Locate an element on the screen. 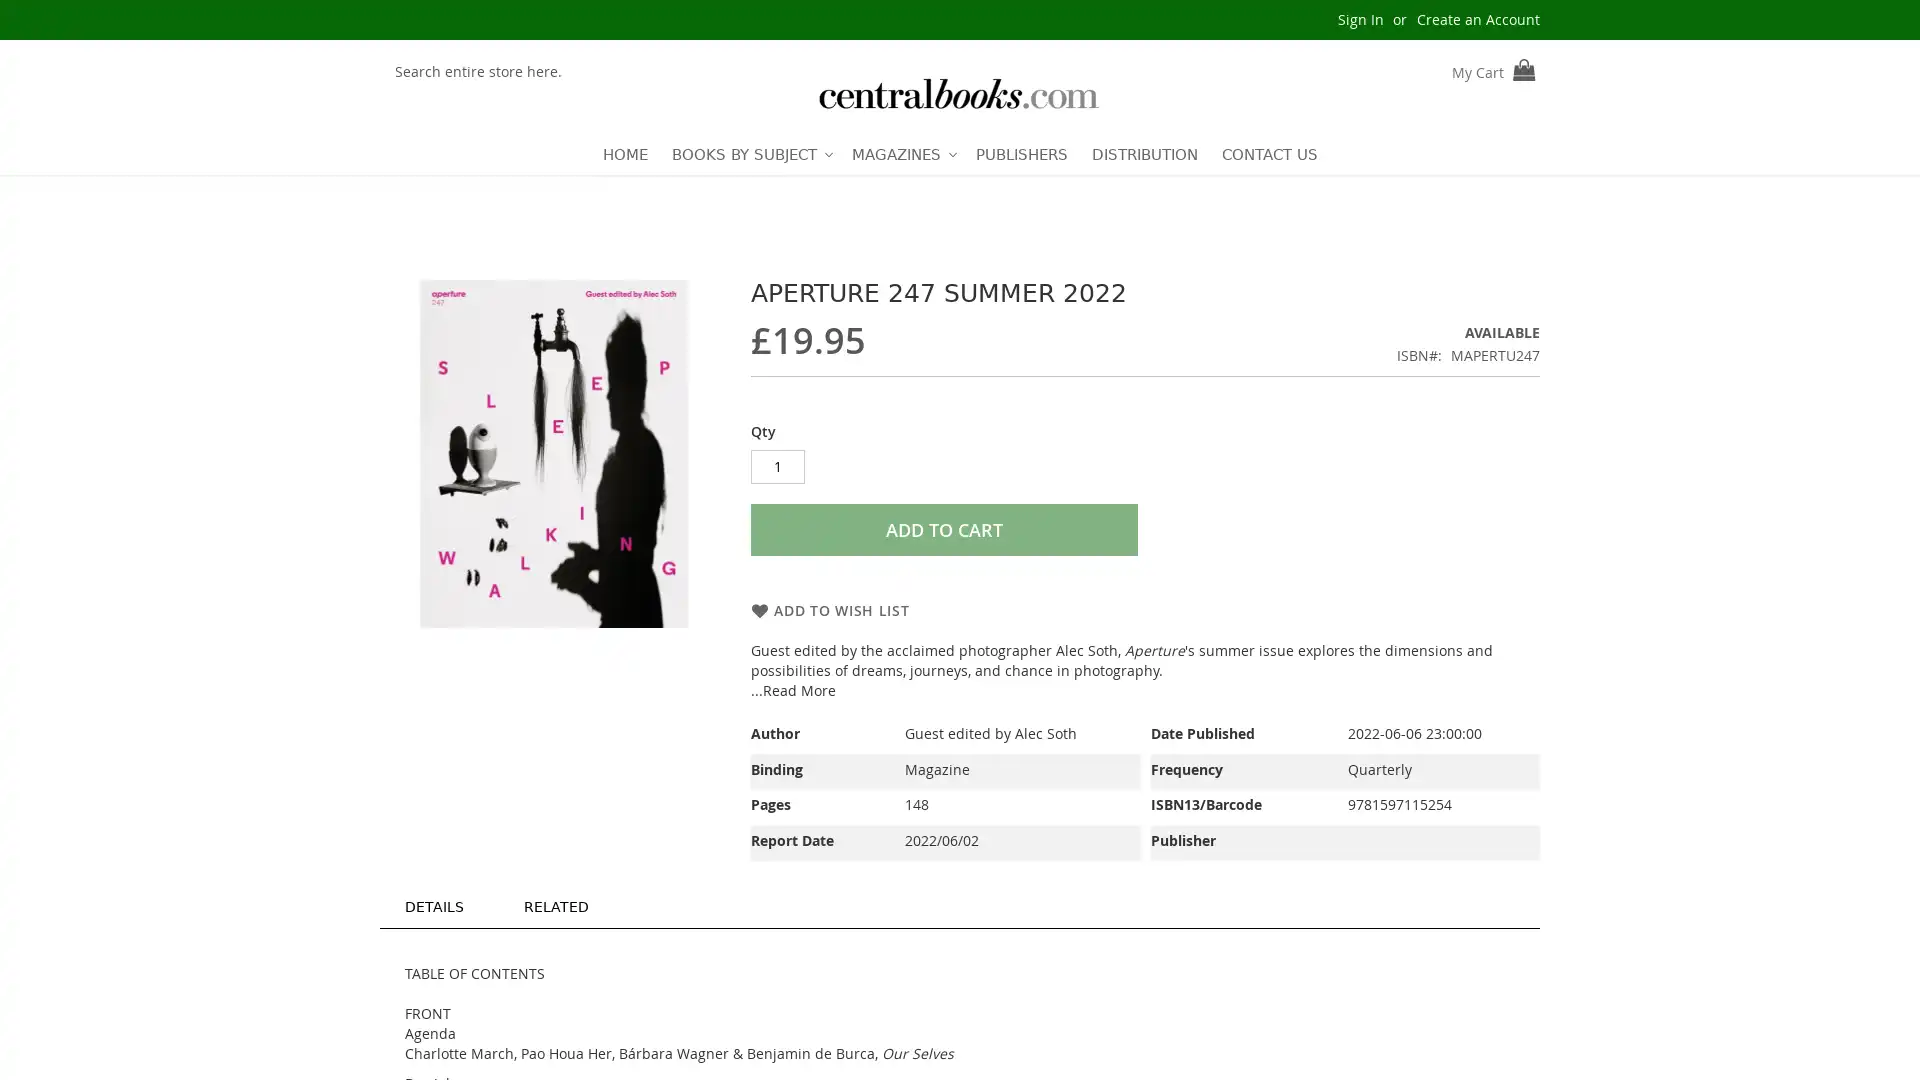 The image size is (1920, 1080). ADD TO CART is located at coordinates (943, 527).